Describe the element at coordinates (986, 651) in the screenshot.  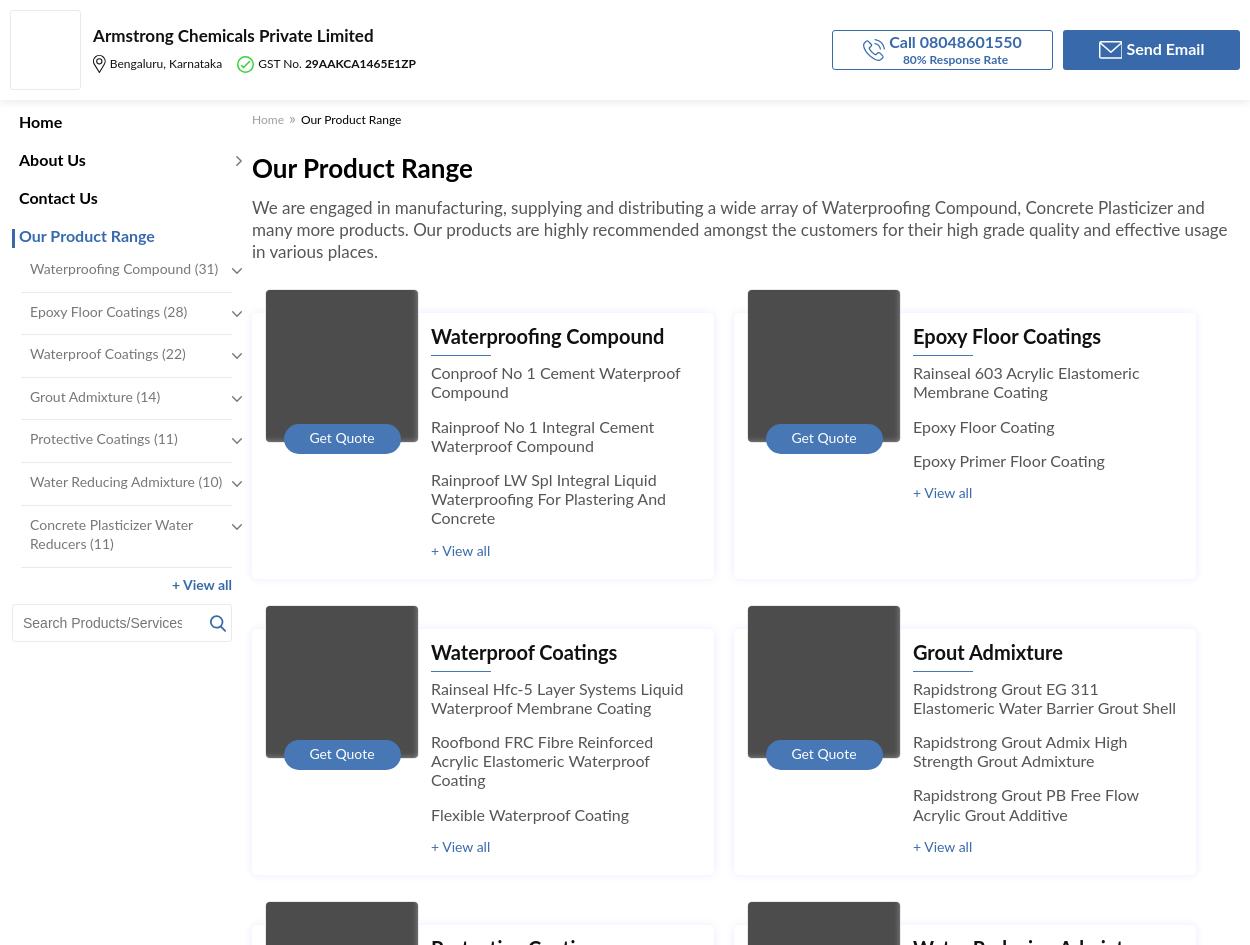
I see `'Grout Admixture'` at that location.